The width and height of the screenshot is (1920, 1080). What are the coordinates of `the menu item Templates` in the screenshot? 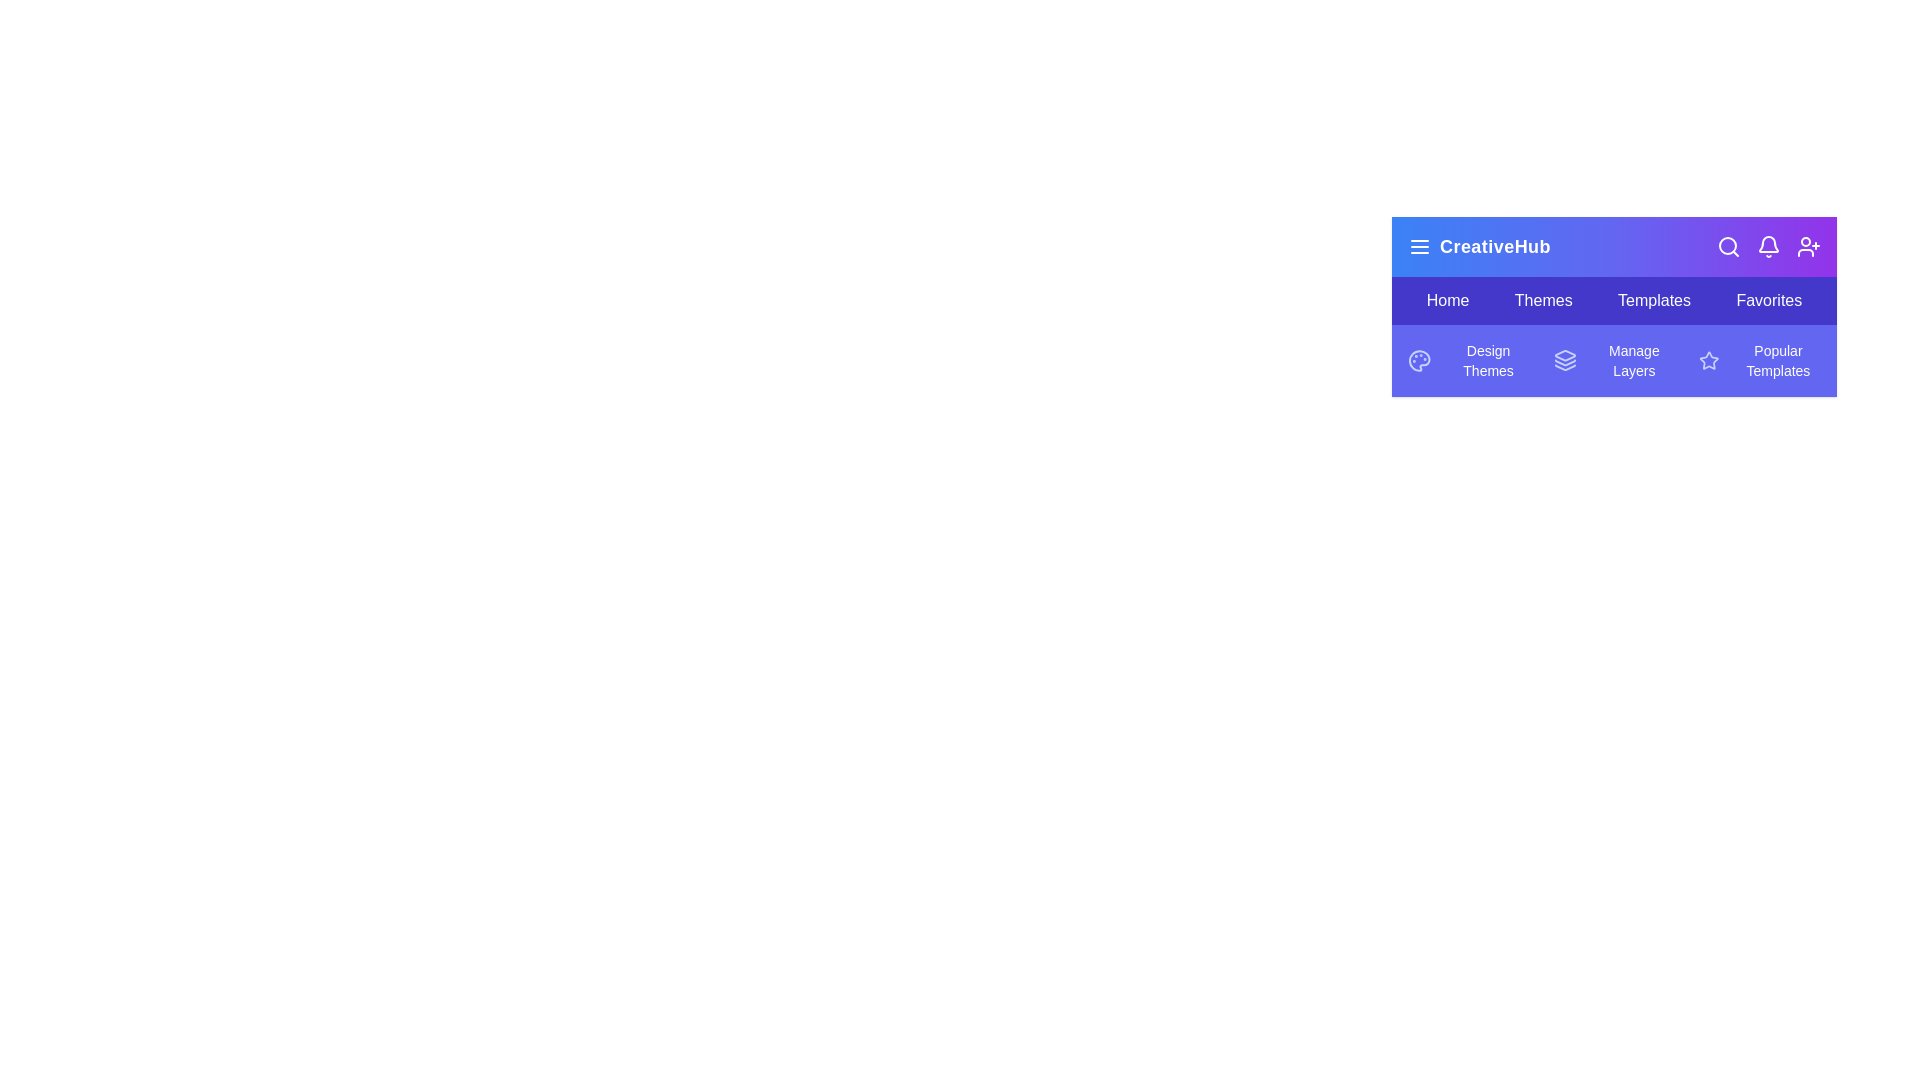 It's located at (1654, 300).